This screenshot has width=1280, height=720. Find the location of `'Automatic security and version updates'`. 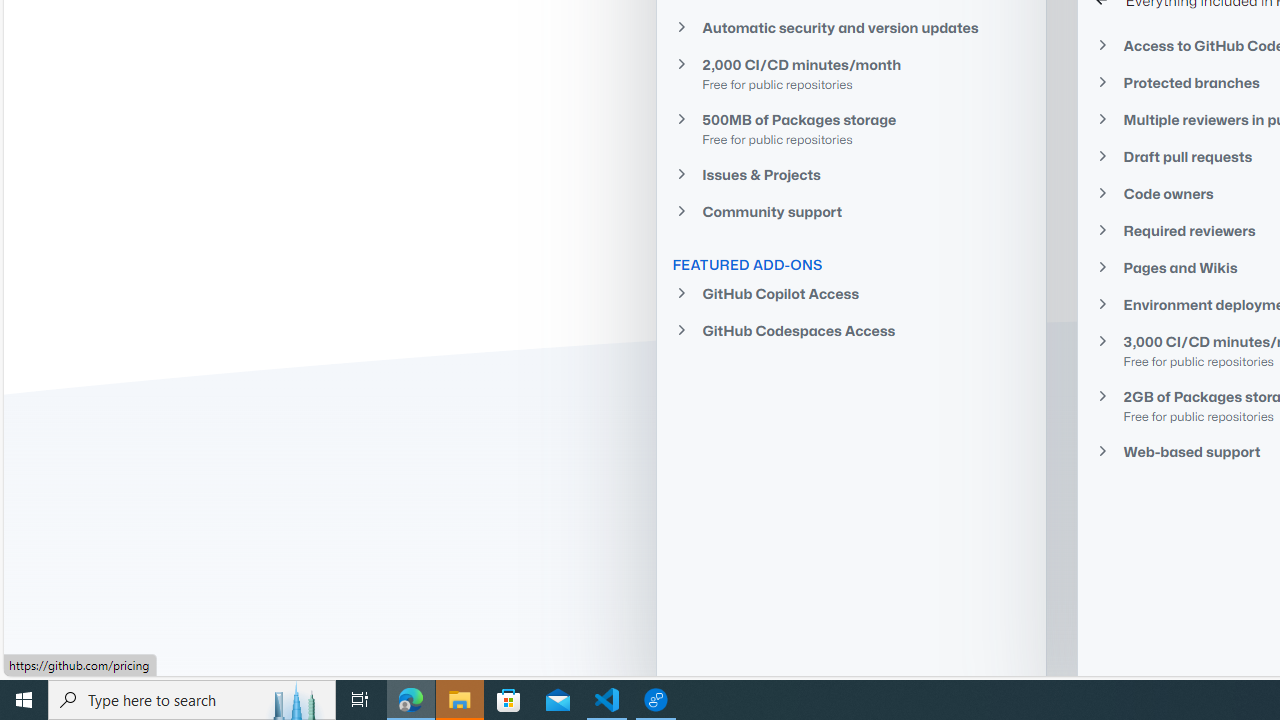

'Automatic security and version updates' is located at coordinates (851, 27).